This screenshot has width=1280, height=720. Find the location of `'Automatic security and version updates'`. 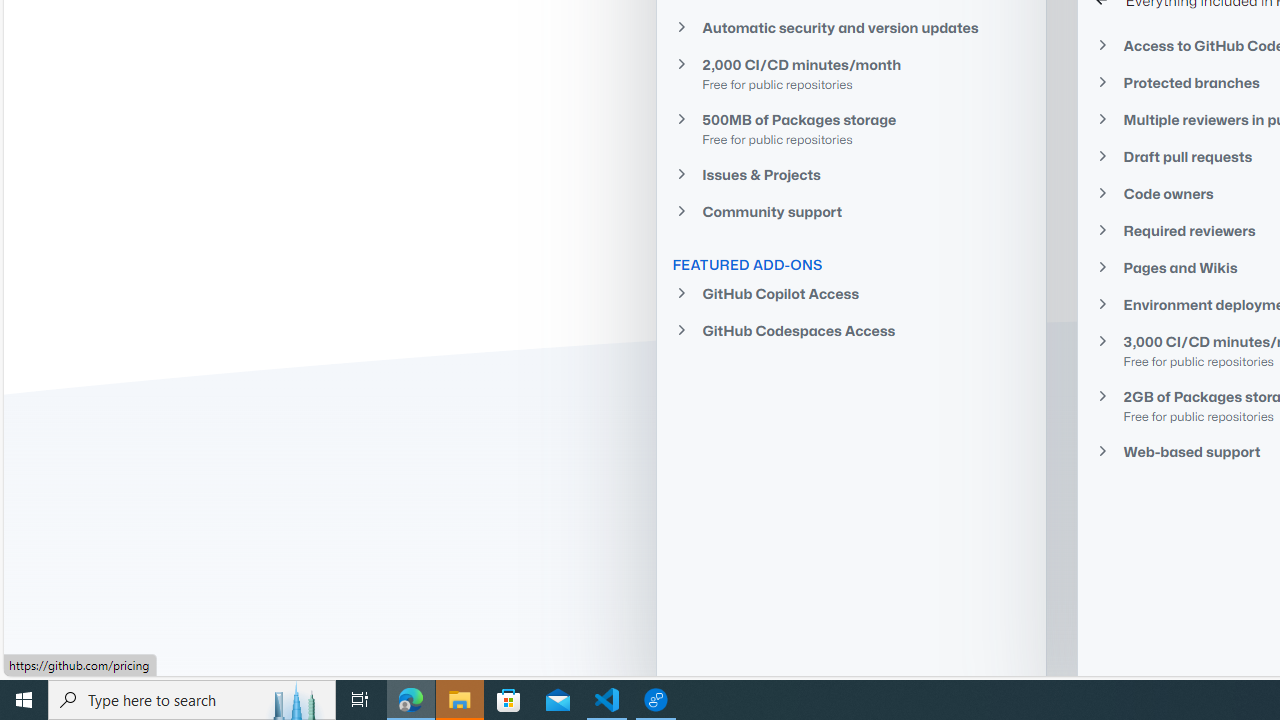

'Automatic security and version updates' is located at coordinates (851, 27).